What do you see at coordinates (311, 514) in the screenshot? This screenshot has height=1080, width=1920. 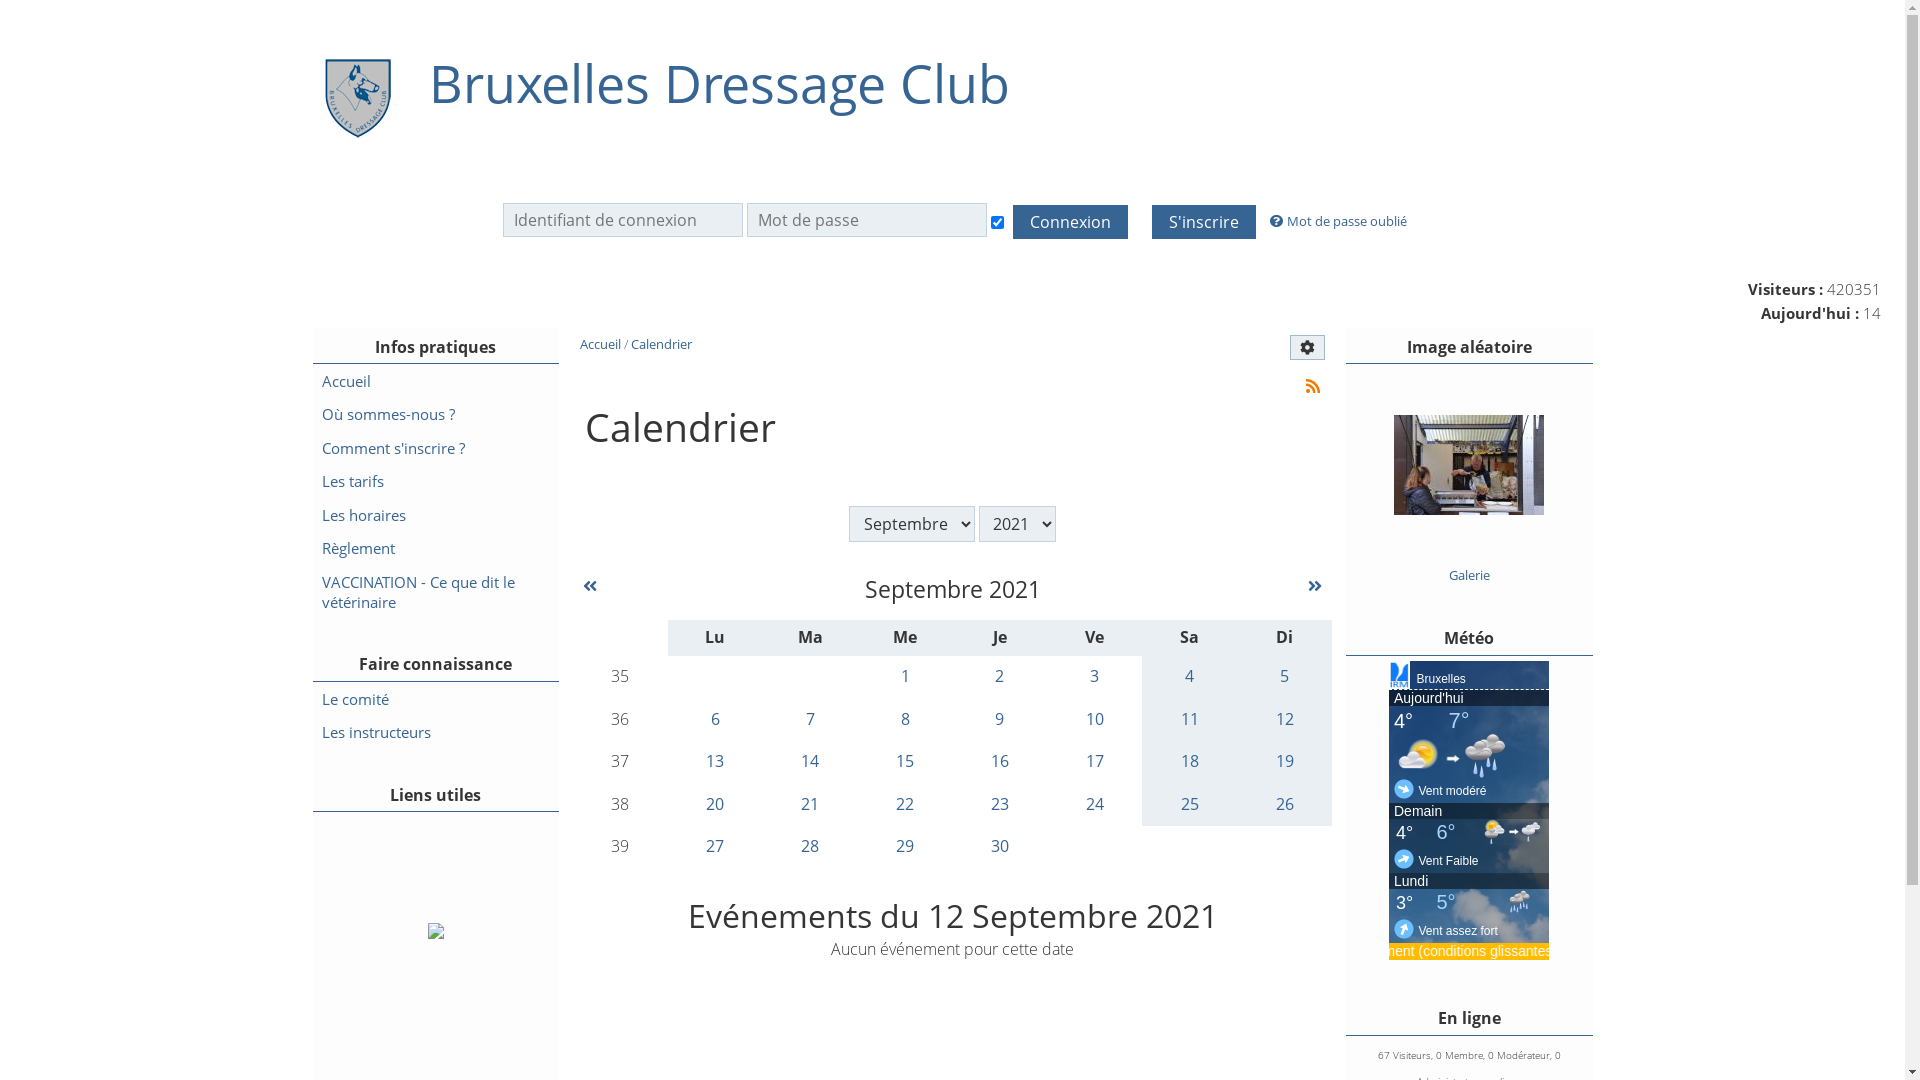 I see `'Les horaires'` at bounding box center [311, 514].